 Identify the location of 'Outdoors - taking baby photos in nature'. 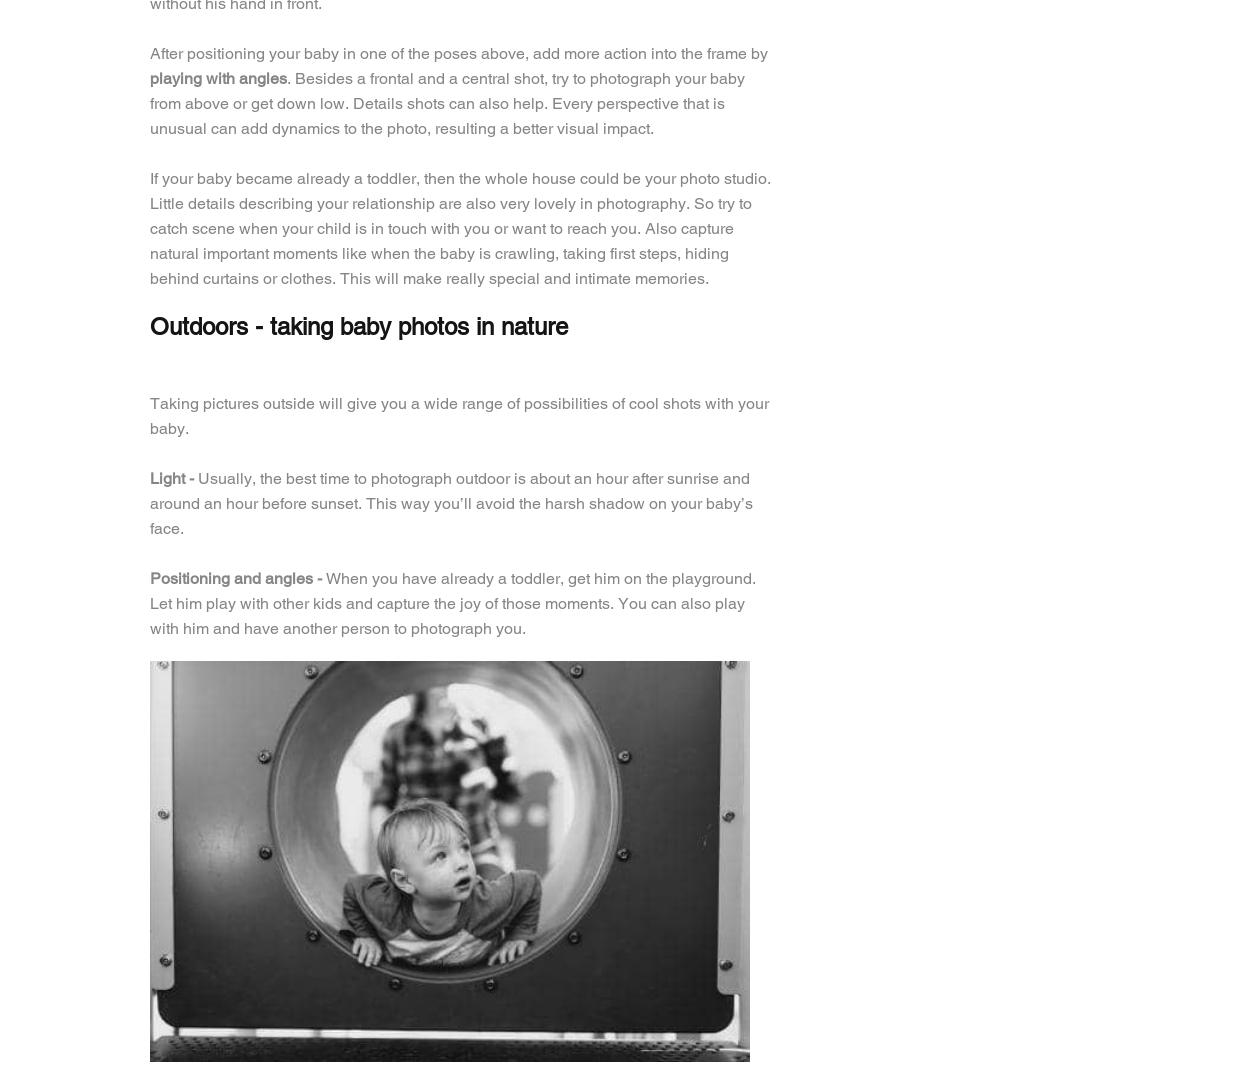
(150, 326).